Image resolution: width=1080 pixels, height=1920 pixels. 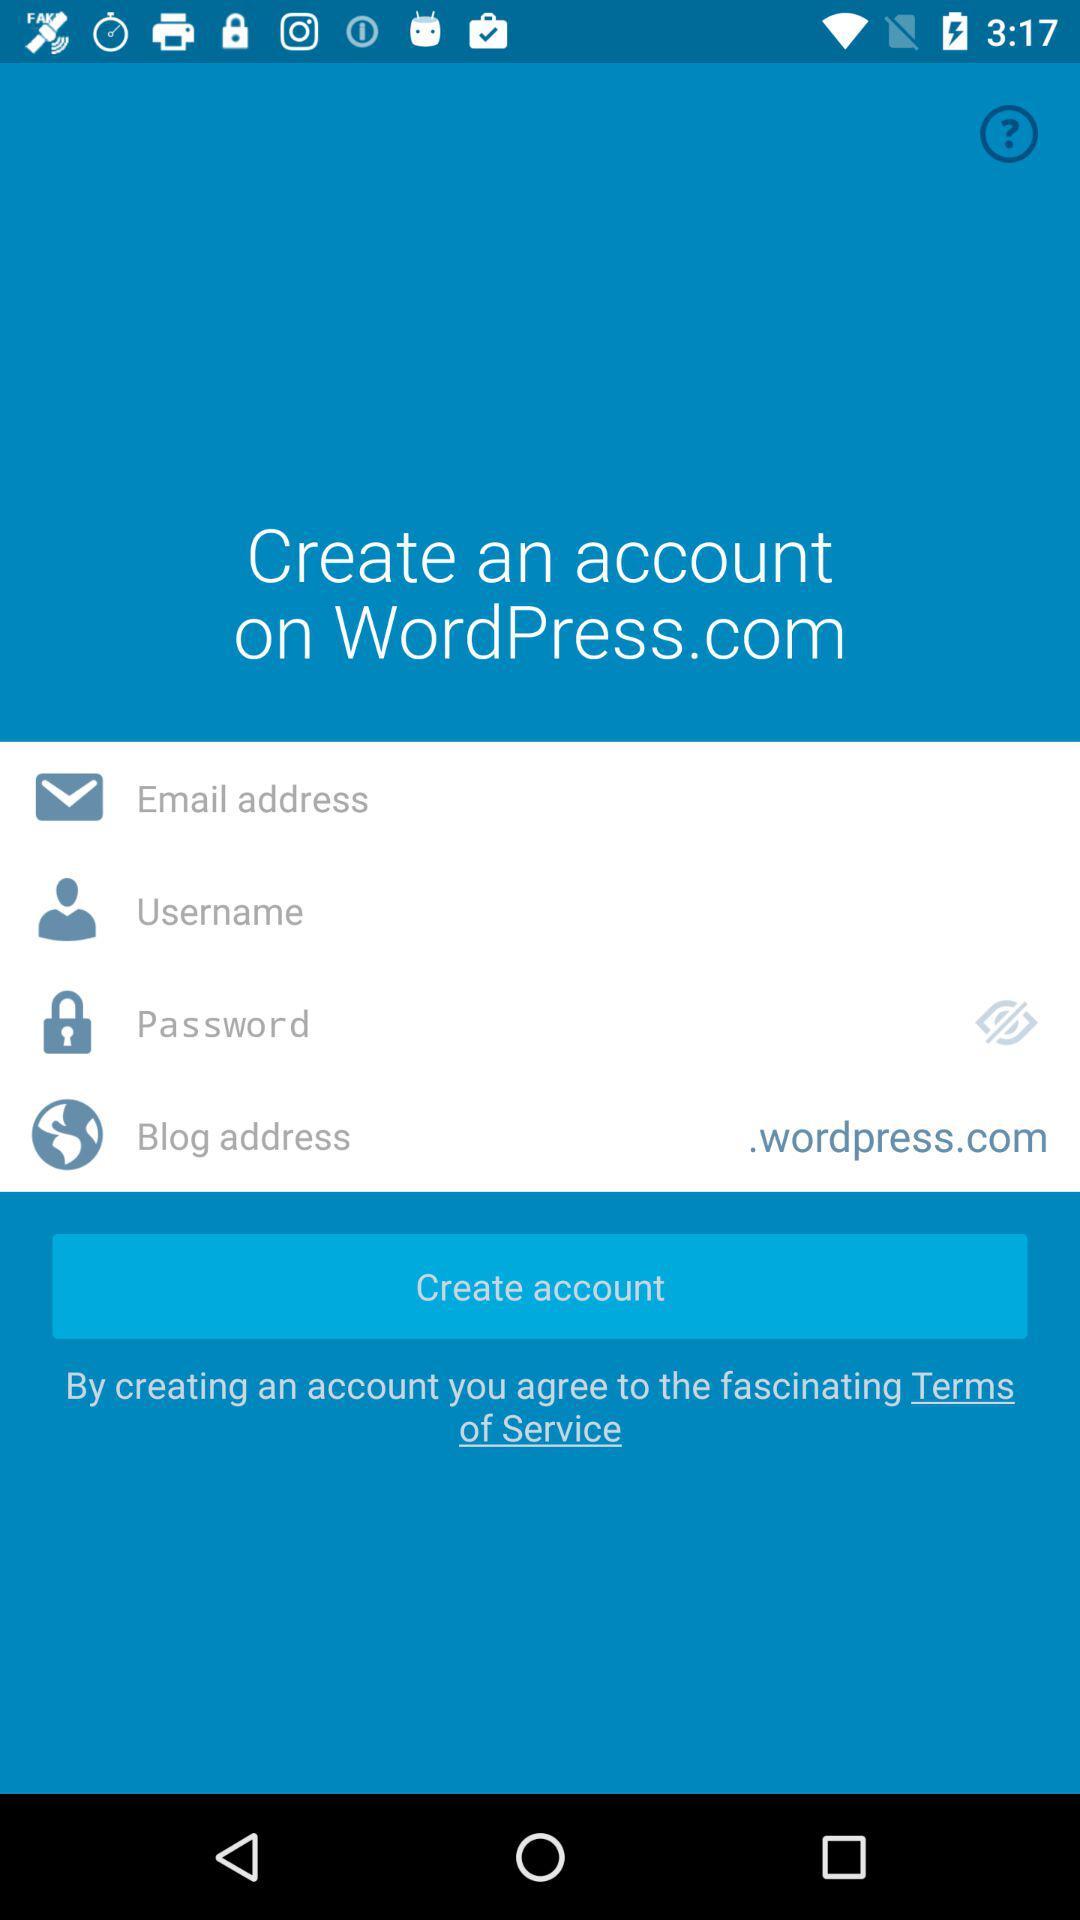 I want to click on a username, so click(x=591, y=909).